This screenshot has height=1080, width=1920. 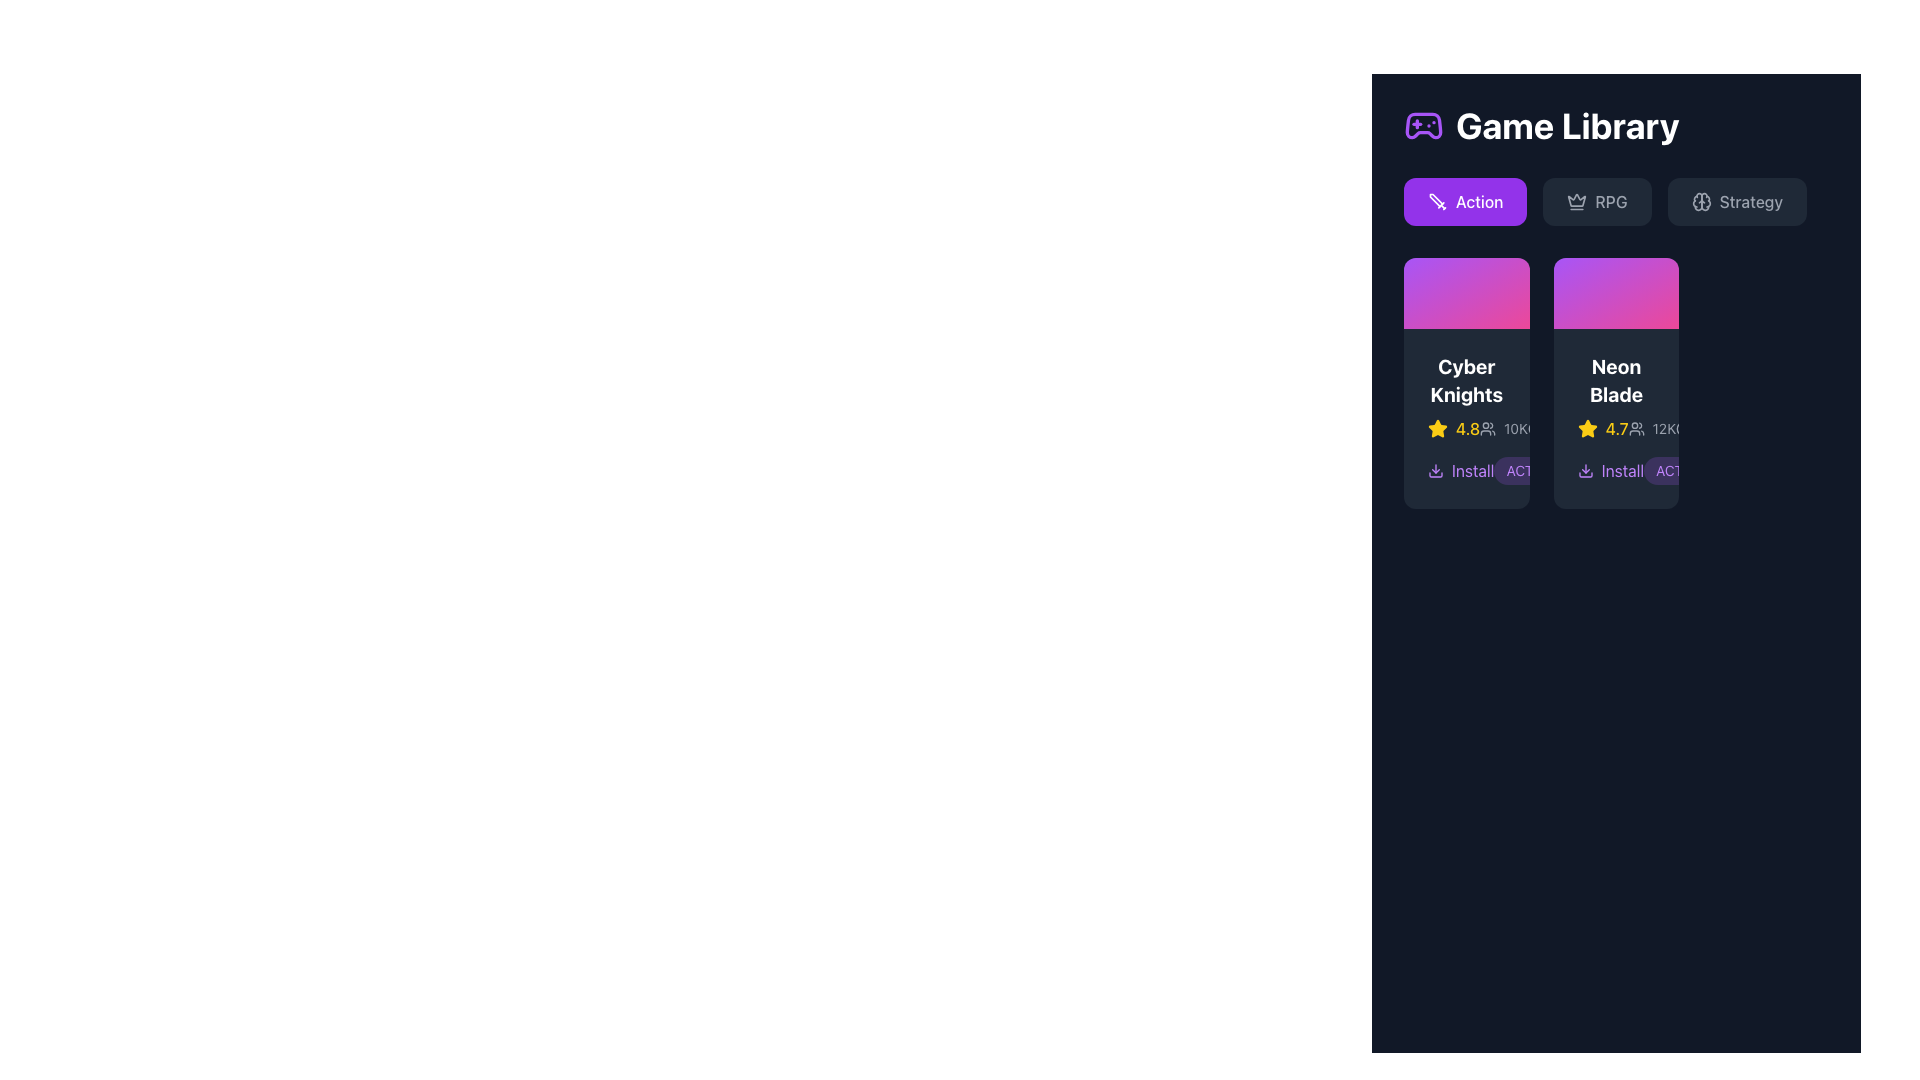 I want to click on the 'Action' label located within the first button in a row of category buttons near the top left corner of the interface, so click(x=1479, y=201).